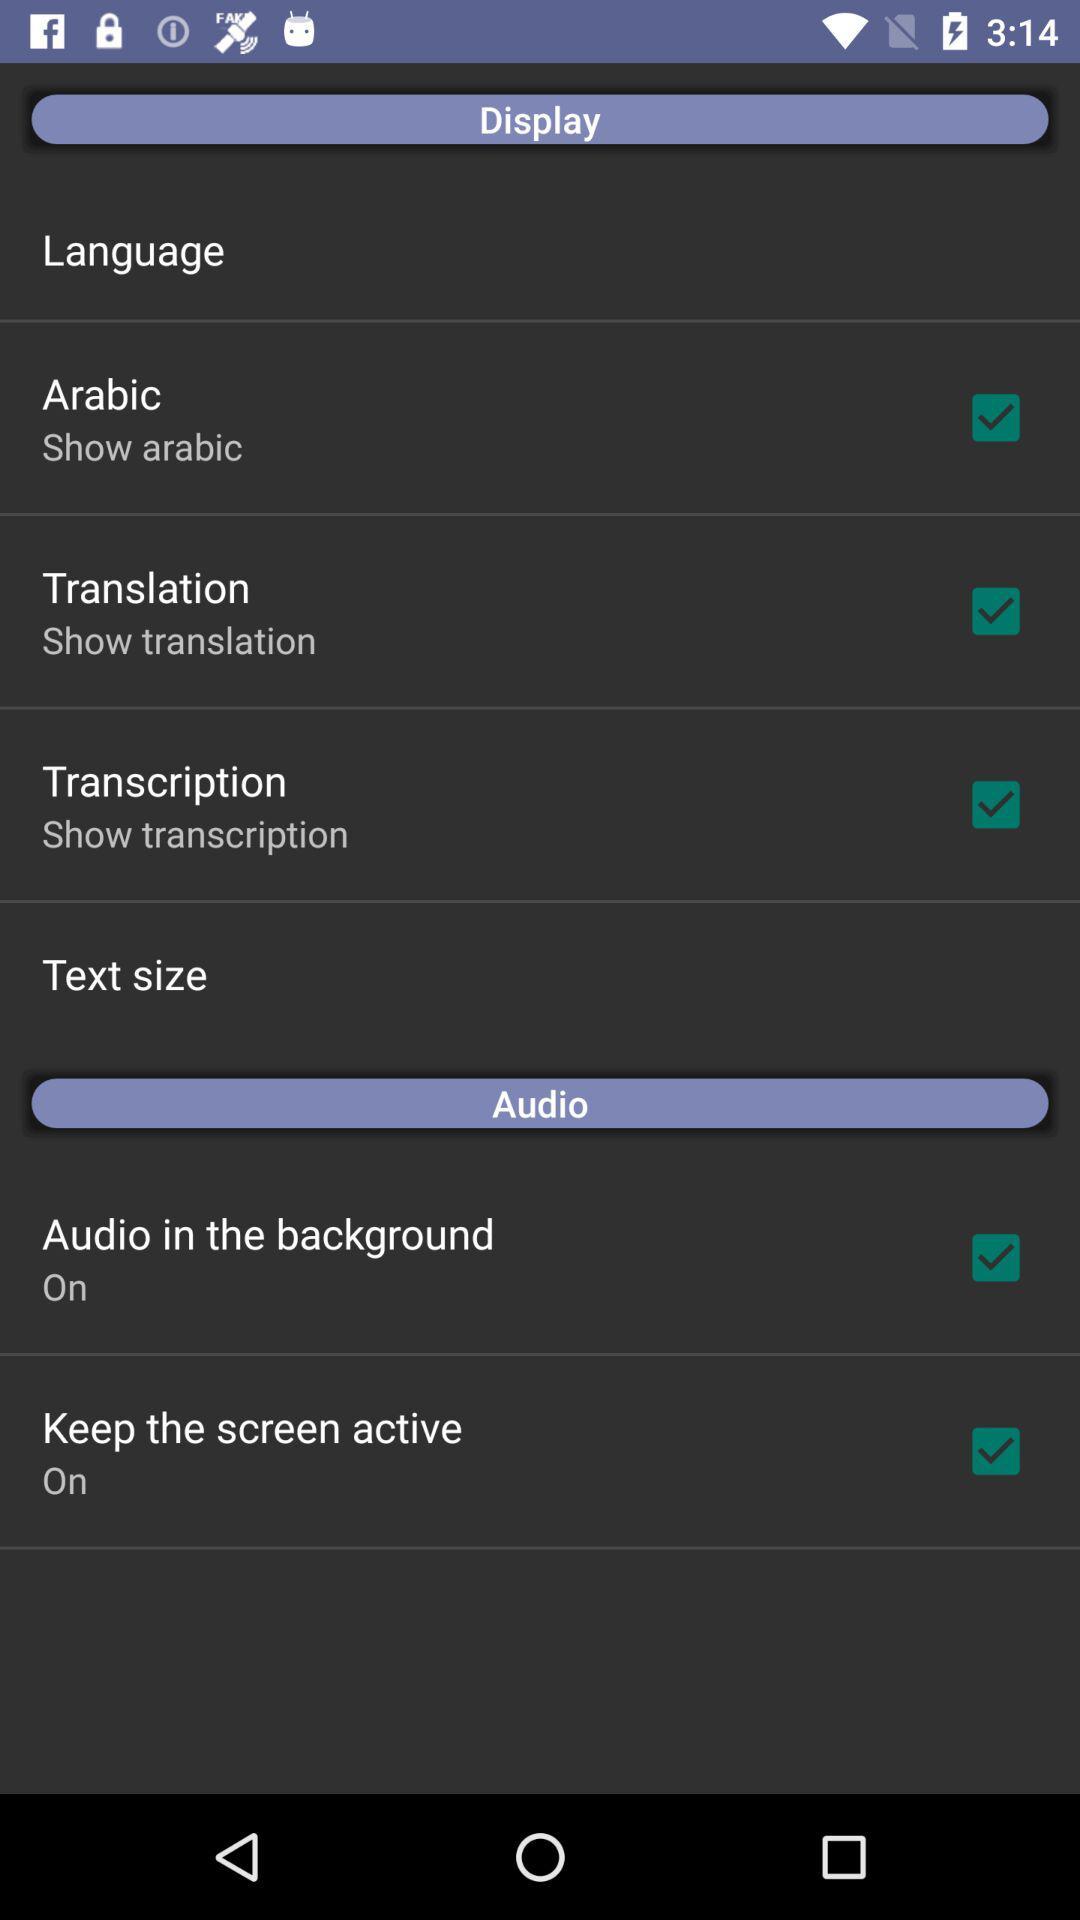 The height and width of the screenshot is (1920, 1080). I want to click on the app above arabic icon, so click(133, 248).